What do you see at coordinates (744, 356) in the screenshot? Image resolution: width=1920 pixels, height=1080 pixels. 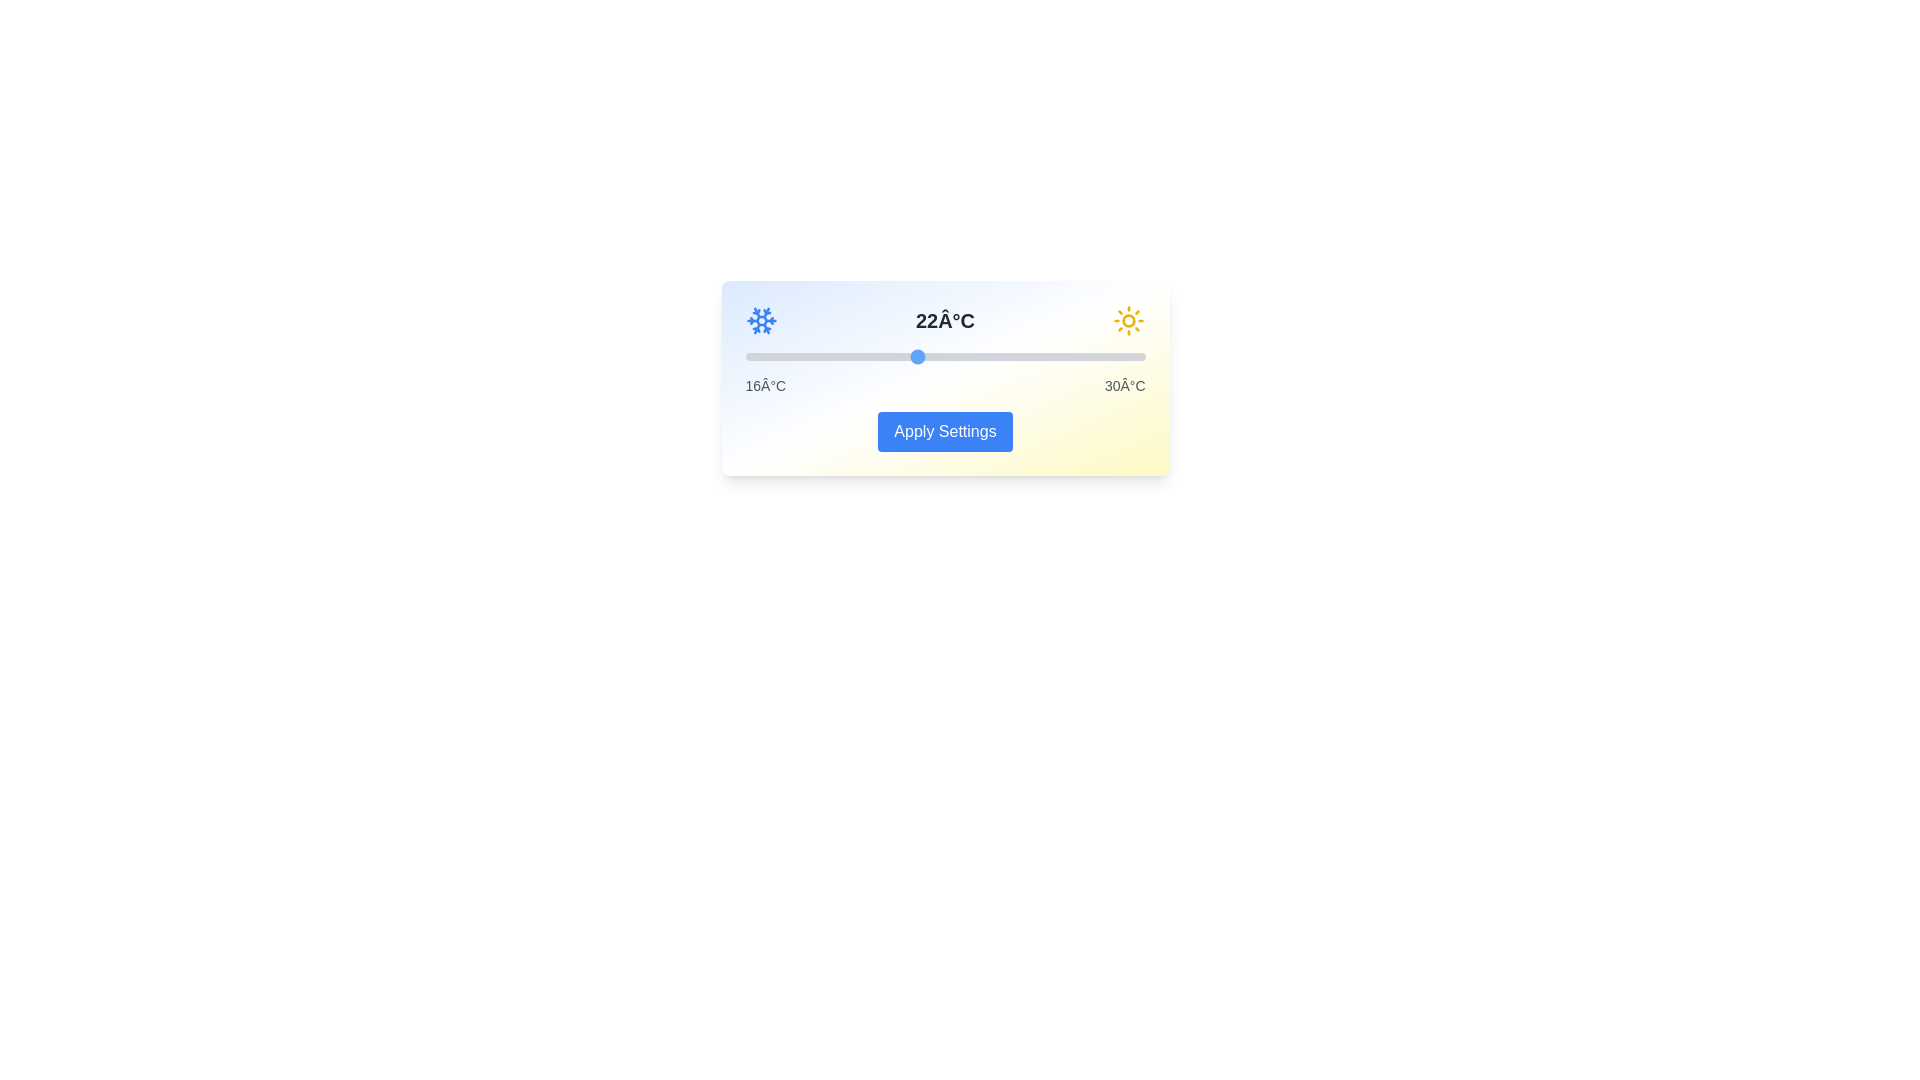 I see `the temperature slider to 16 degrees Celsius` at bounding box center [744, 356].